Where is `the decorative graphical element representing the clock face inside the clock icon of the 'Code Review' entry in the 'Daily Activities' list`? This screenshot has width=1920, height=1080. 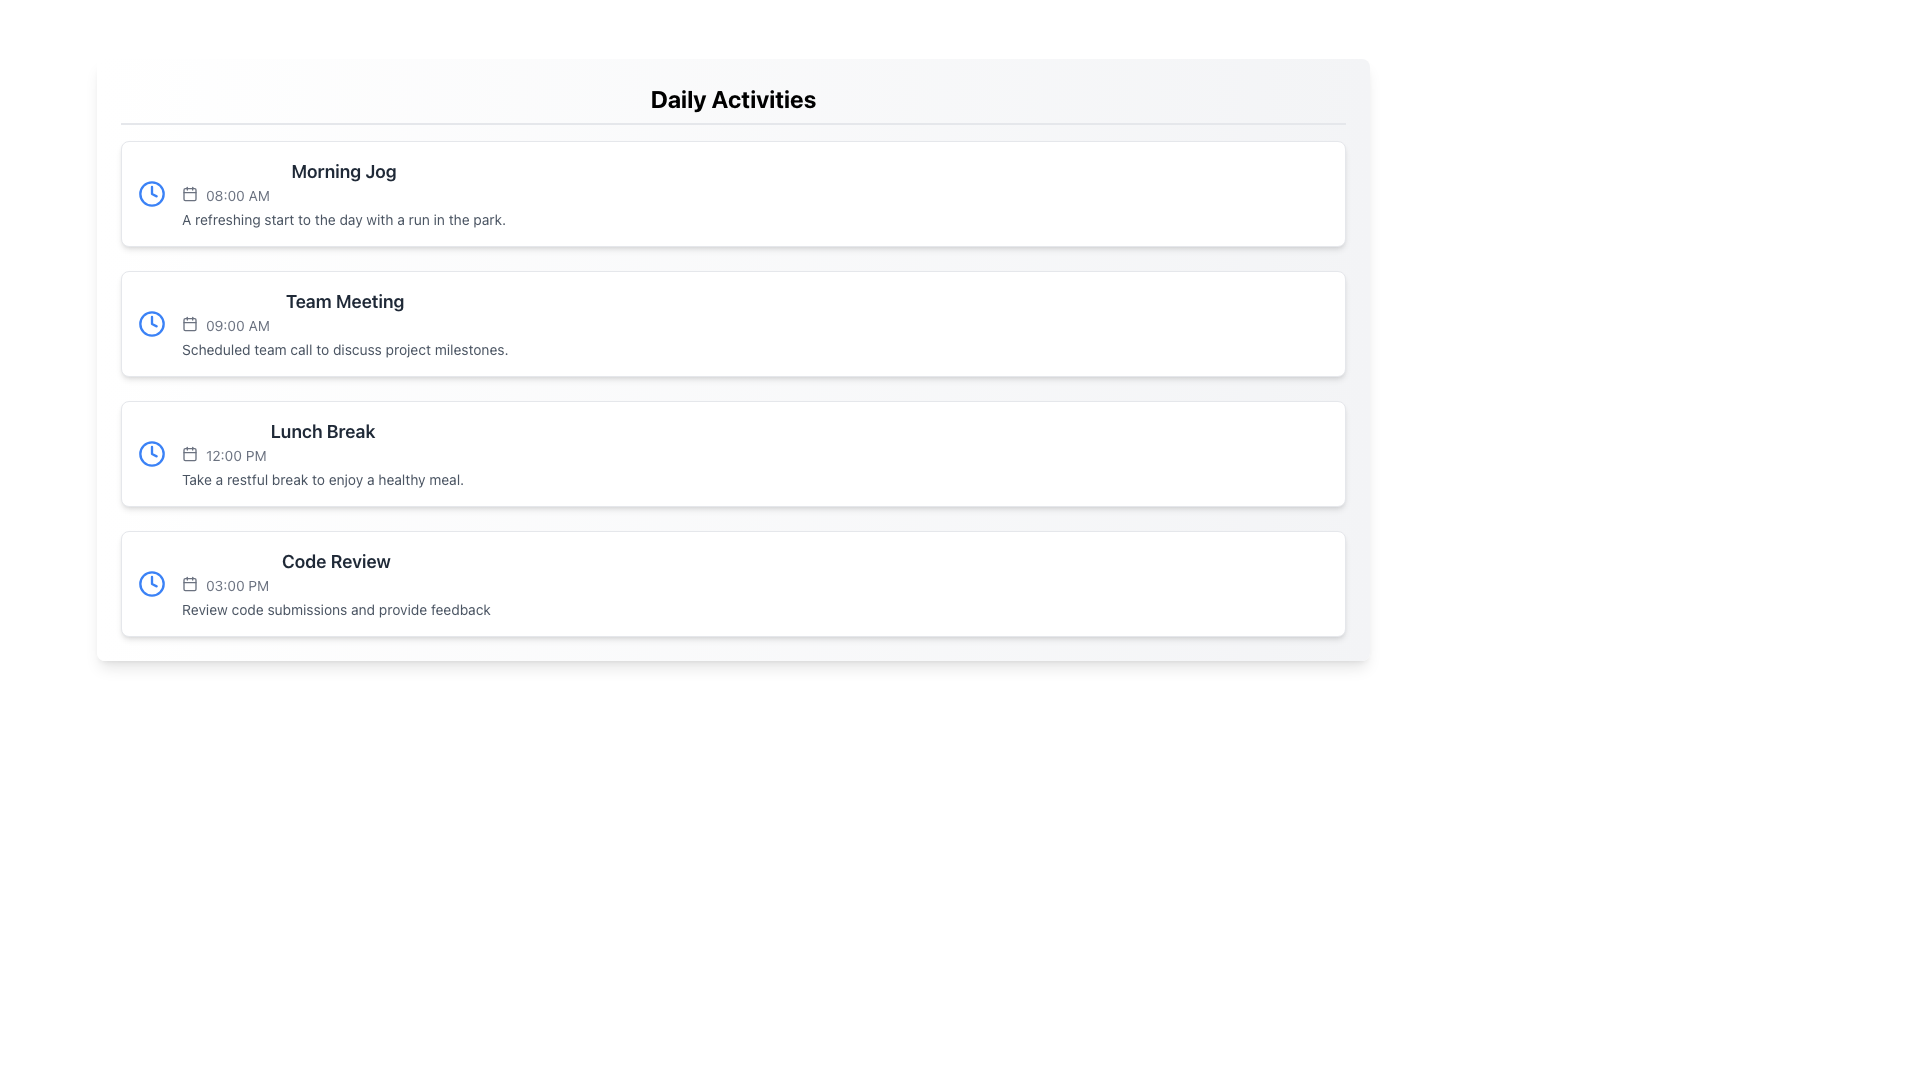
the decorative graphical element representing the clock face inside the clock icon of the 'Code Review' entry in the 'Daily Activities' list is located at coordinates (151, 583).